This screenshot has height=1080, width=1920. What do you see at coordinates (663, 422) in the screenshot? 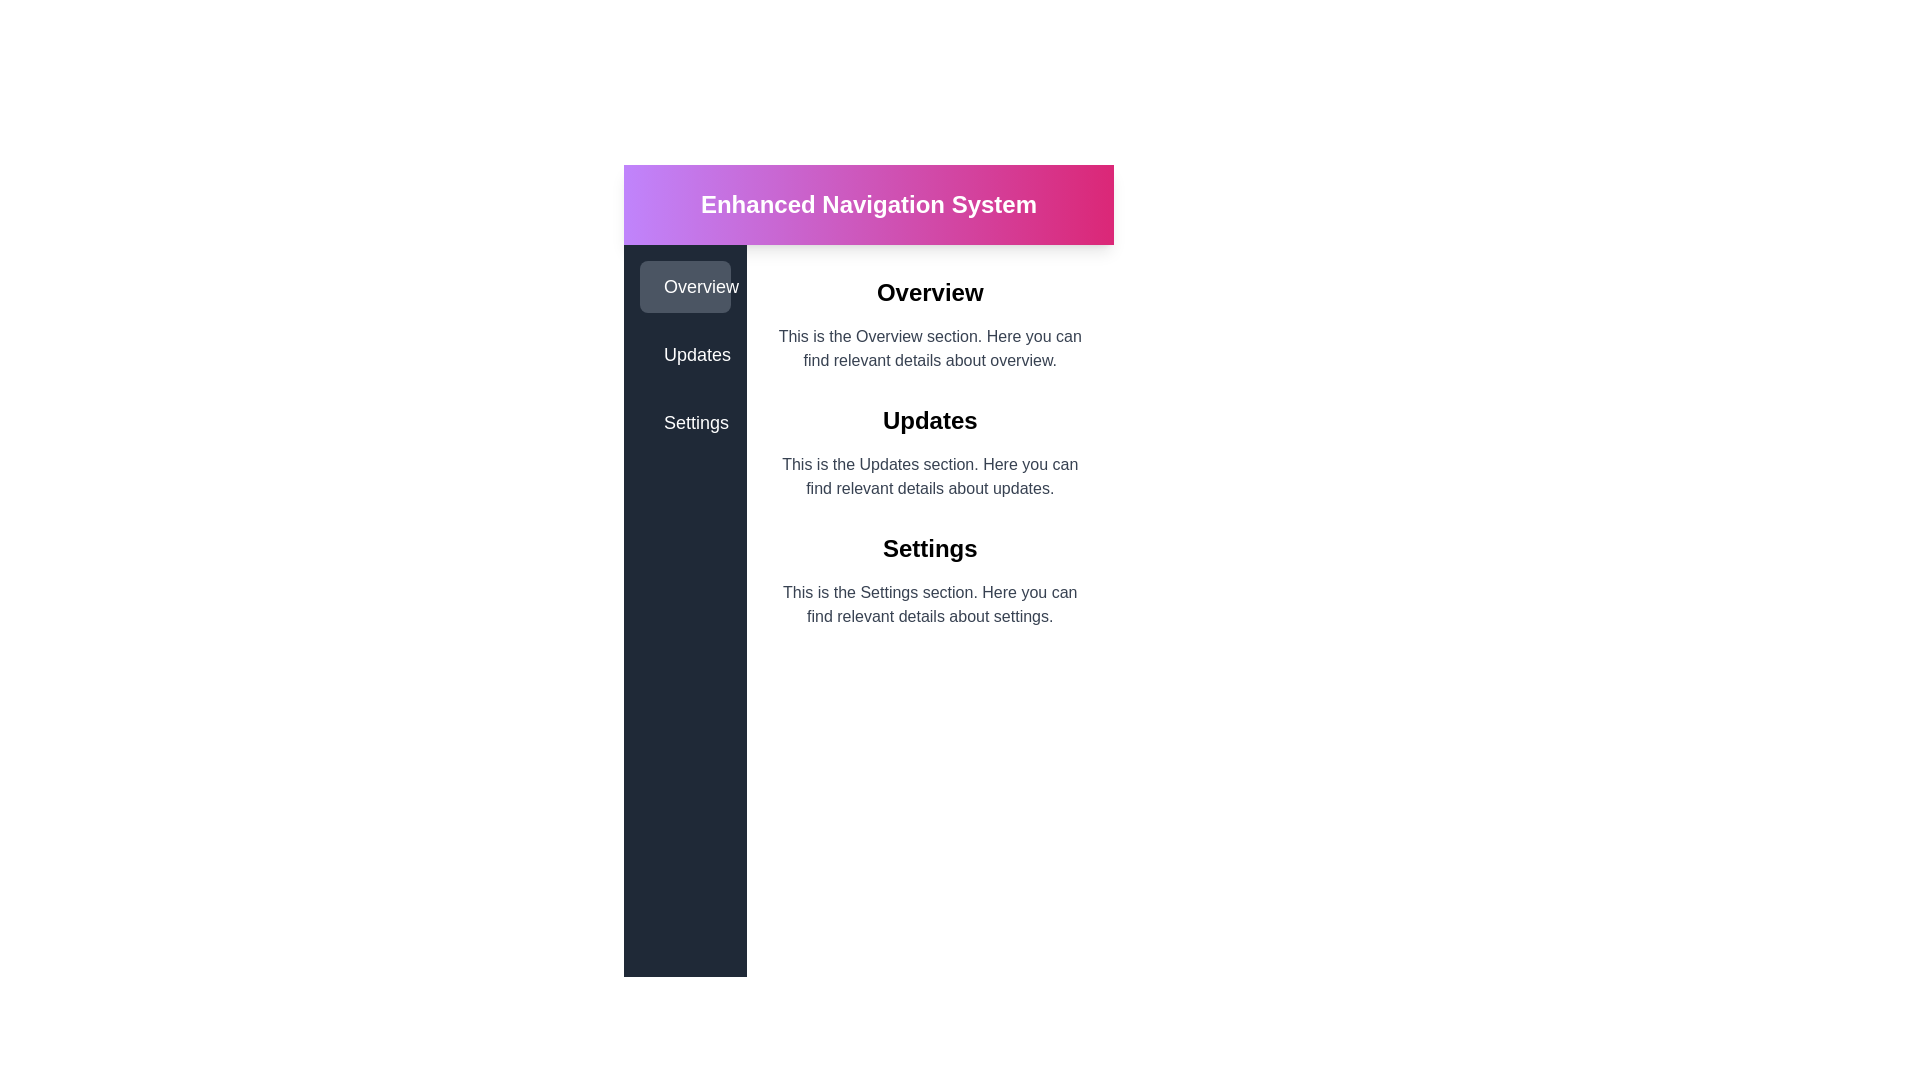
I see `the small gear icon representing settings, located in the vertical sidebar on the left side of the interface, next to the 'Settings' menu item` at bounding box center [663, 422].